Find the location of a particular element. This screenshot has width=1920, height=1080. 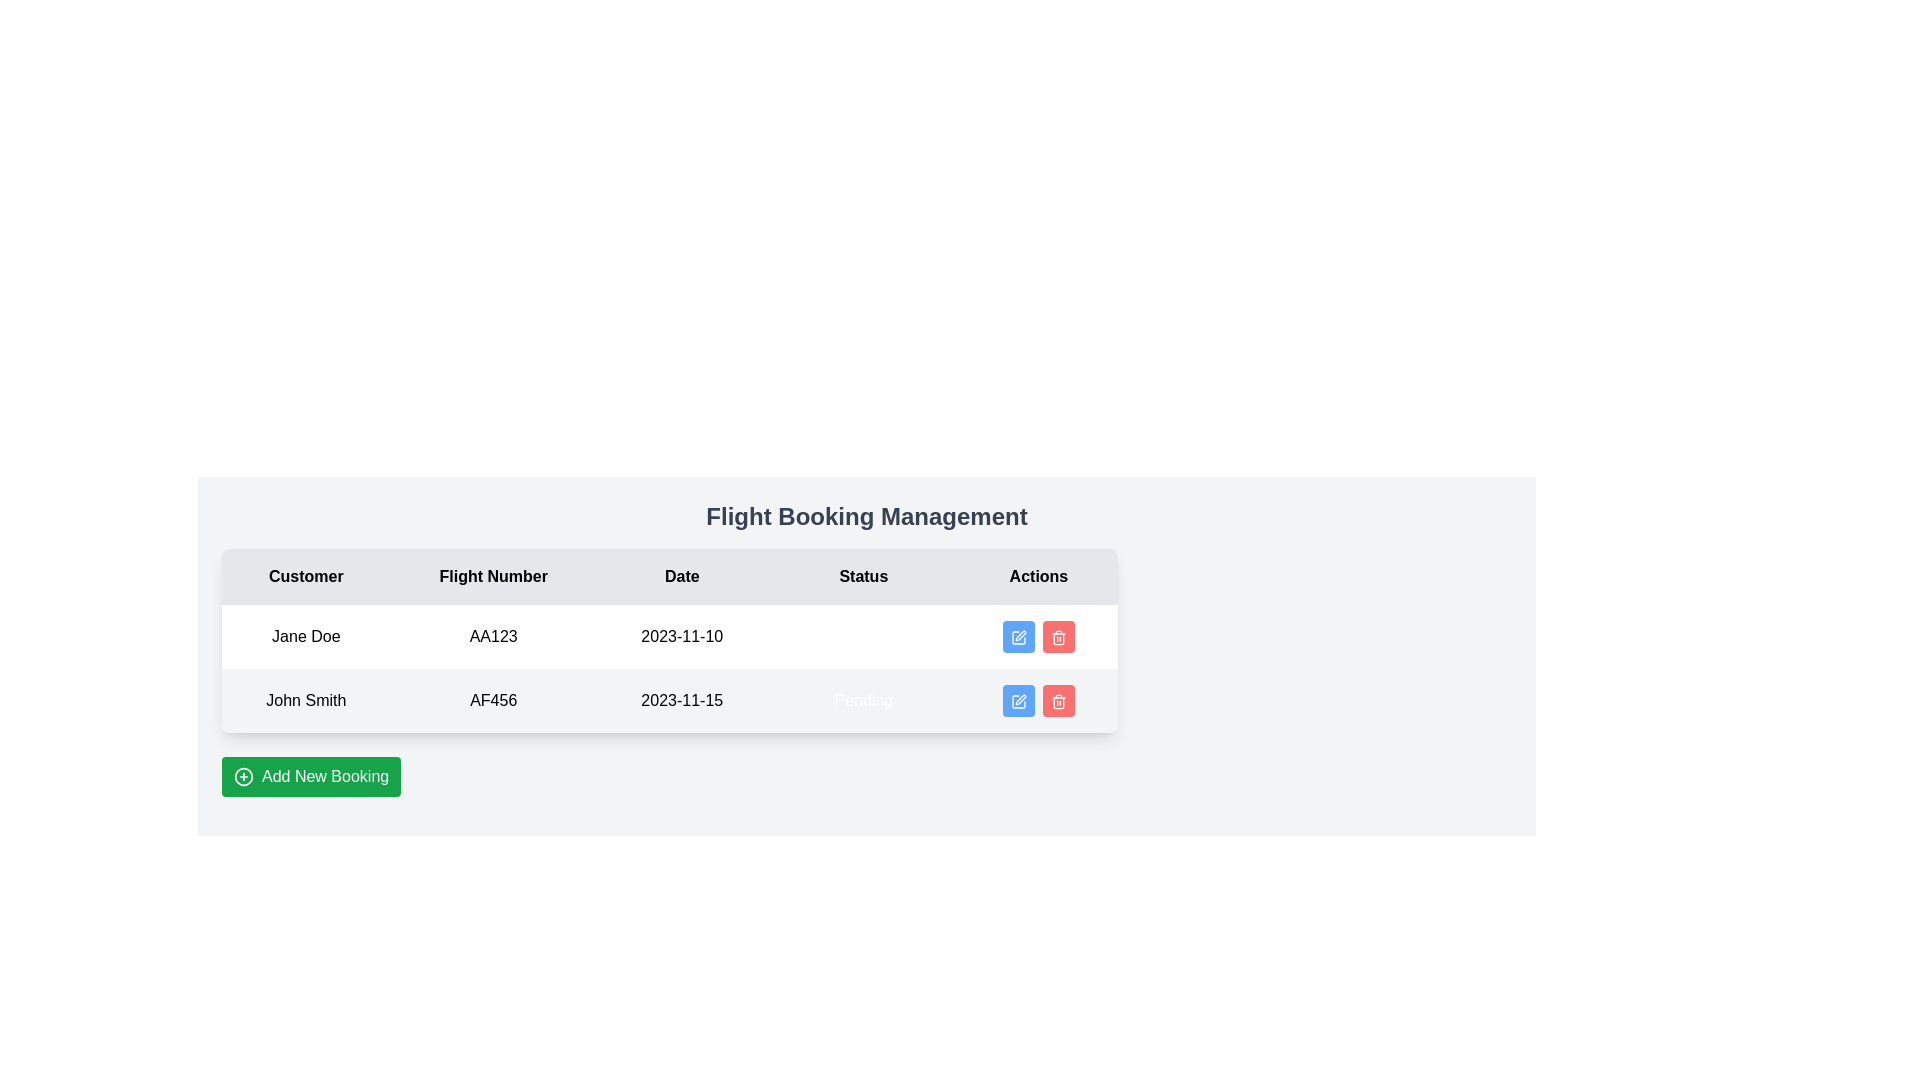

the table row displaying booking information for 'Jane Doe' and 'John Smith' is located at coordinates (670, 668).